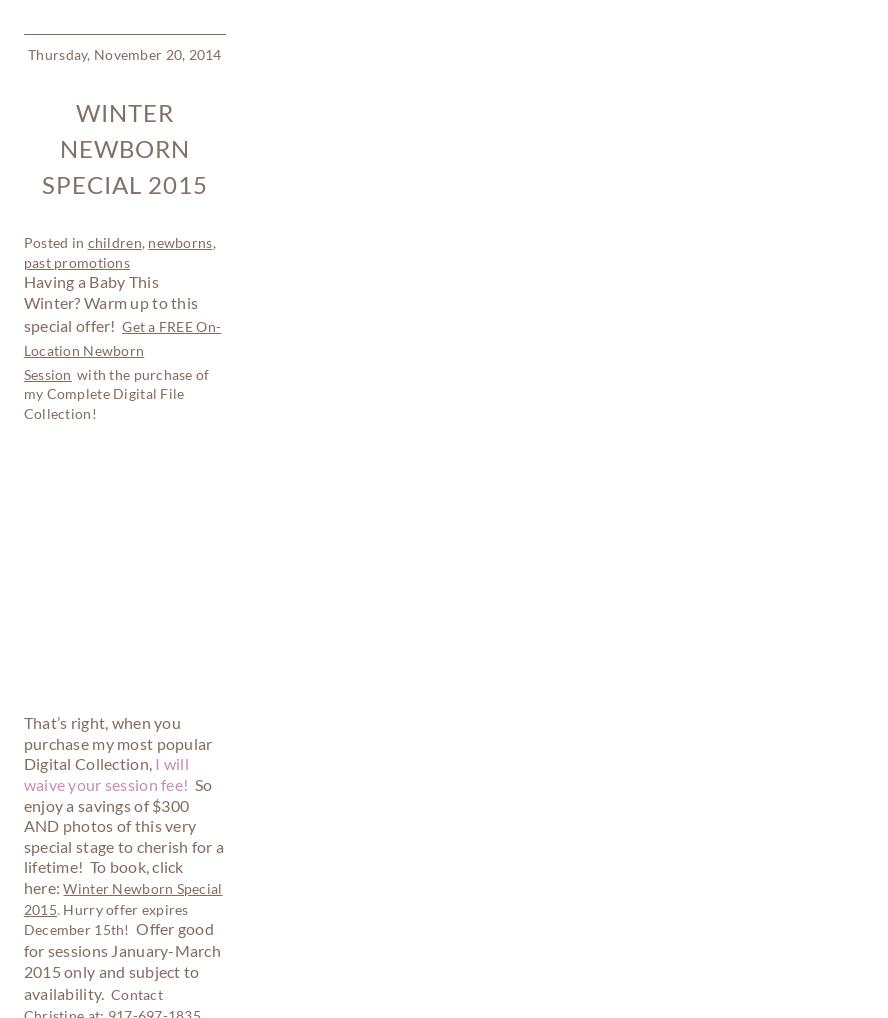 Image resolution: width=888 pixels, height=1018 pixels. Describe the element at coordinates (22, 318) in the screenshot. I see `'Hurry offer expires December 15th!'` at that location.